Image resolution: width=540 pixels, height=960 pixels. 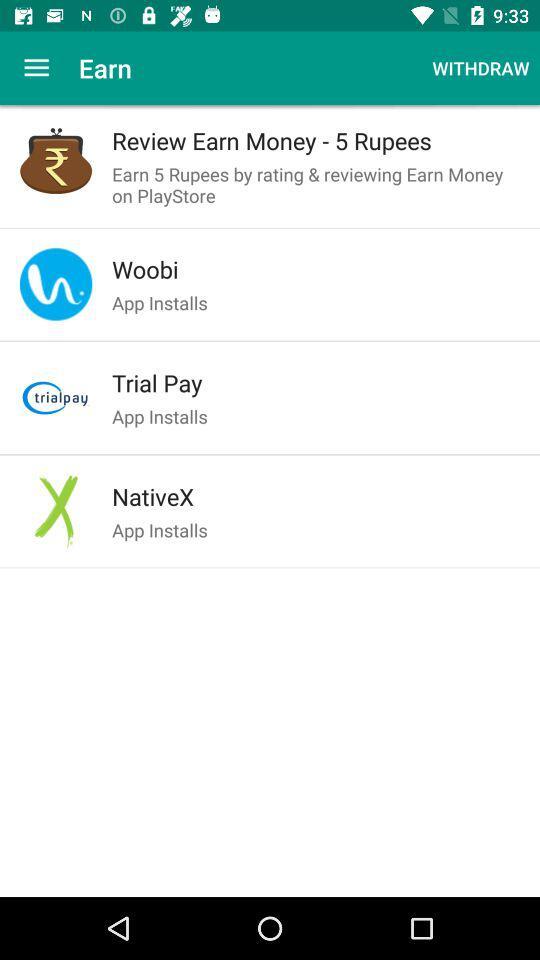 I want to click on the item above the app installs item, so click(x=316, y=268).